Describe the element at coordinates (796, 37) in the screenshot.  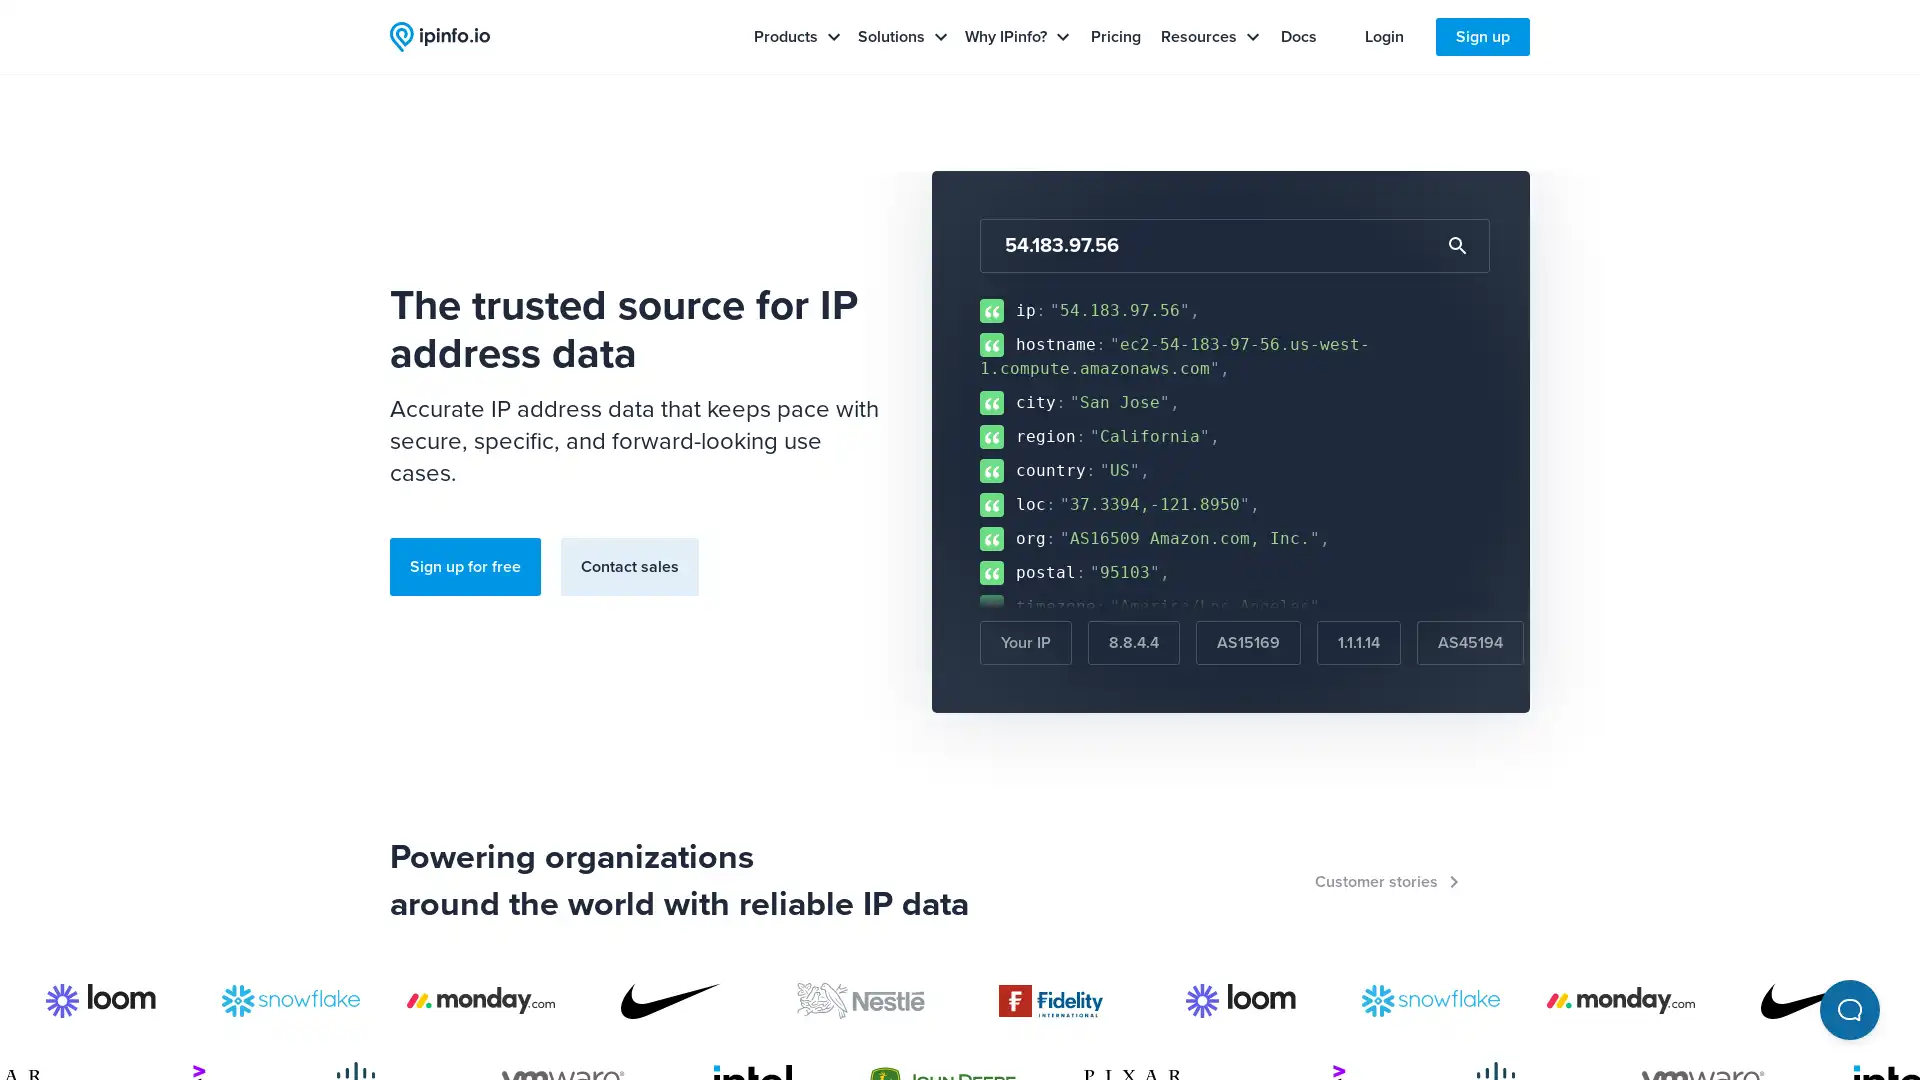
I see `Products` at that location.